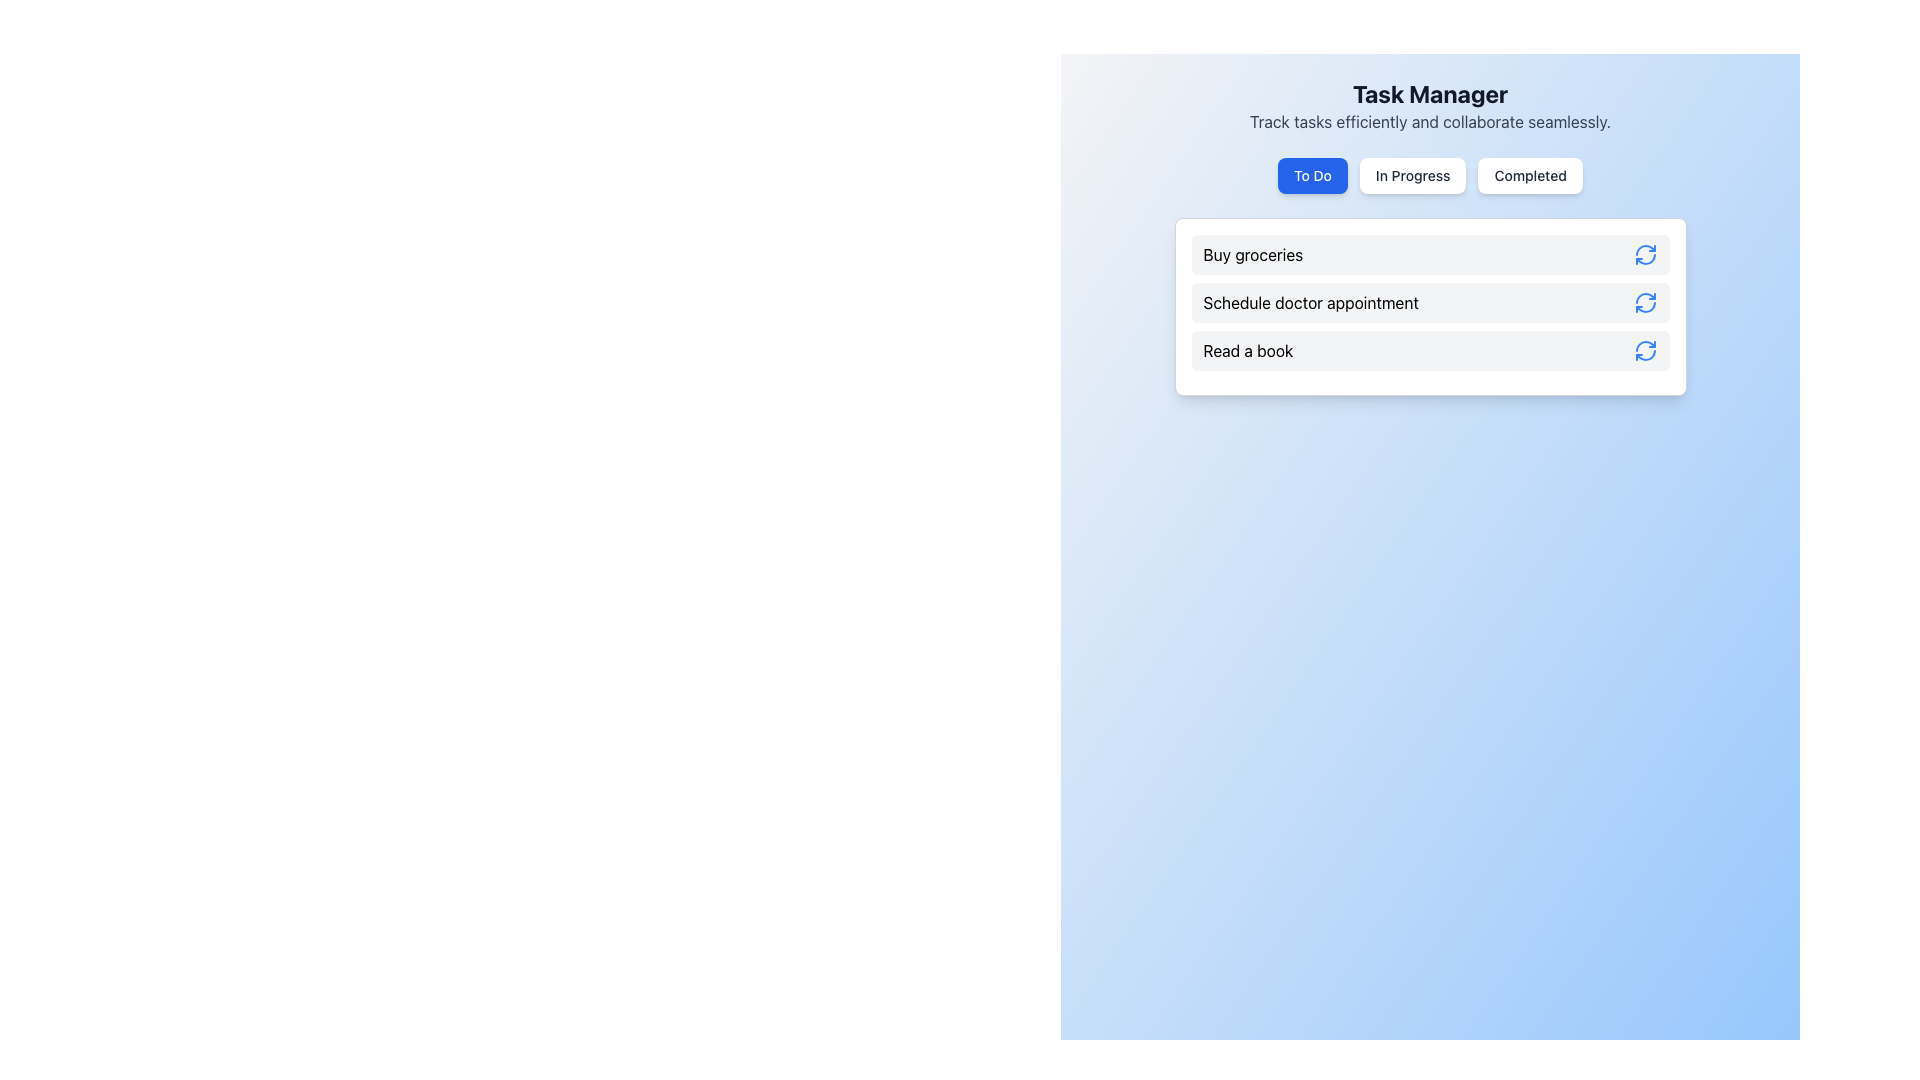  I want to click on the blue circular arrow icon button located at the far right of the 'Schedule doctor appointment' task to possibly reveal a tooltip, so click(1645, 303).